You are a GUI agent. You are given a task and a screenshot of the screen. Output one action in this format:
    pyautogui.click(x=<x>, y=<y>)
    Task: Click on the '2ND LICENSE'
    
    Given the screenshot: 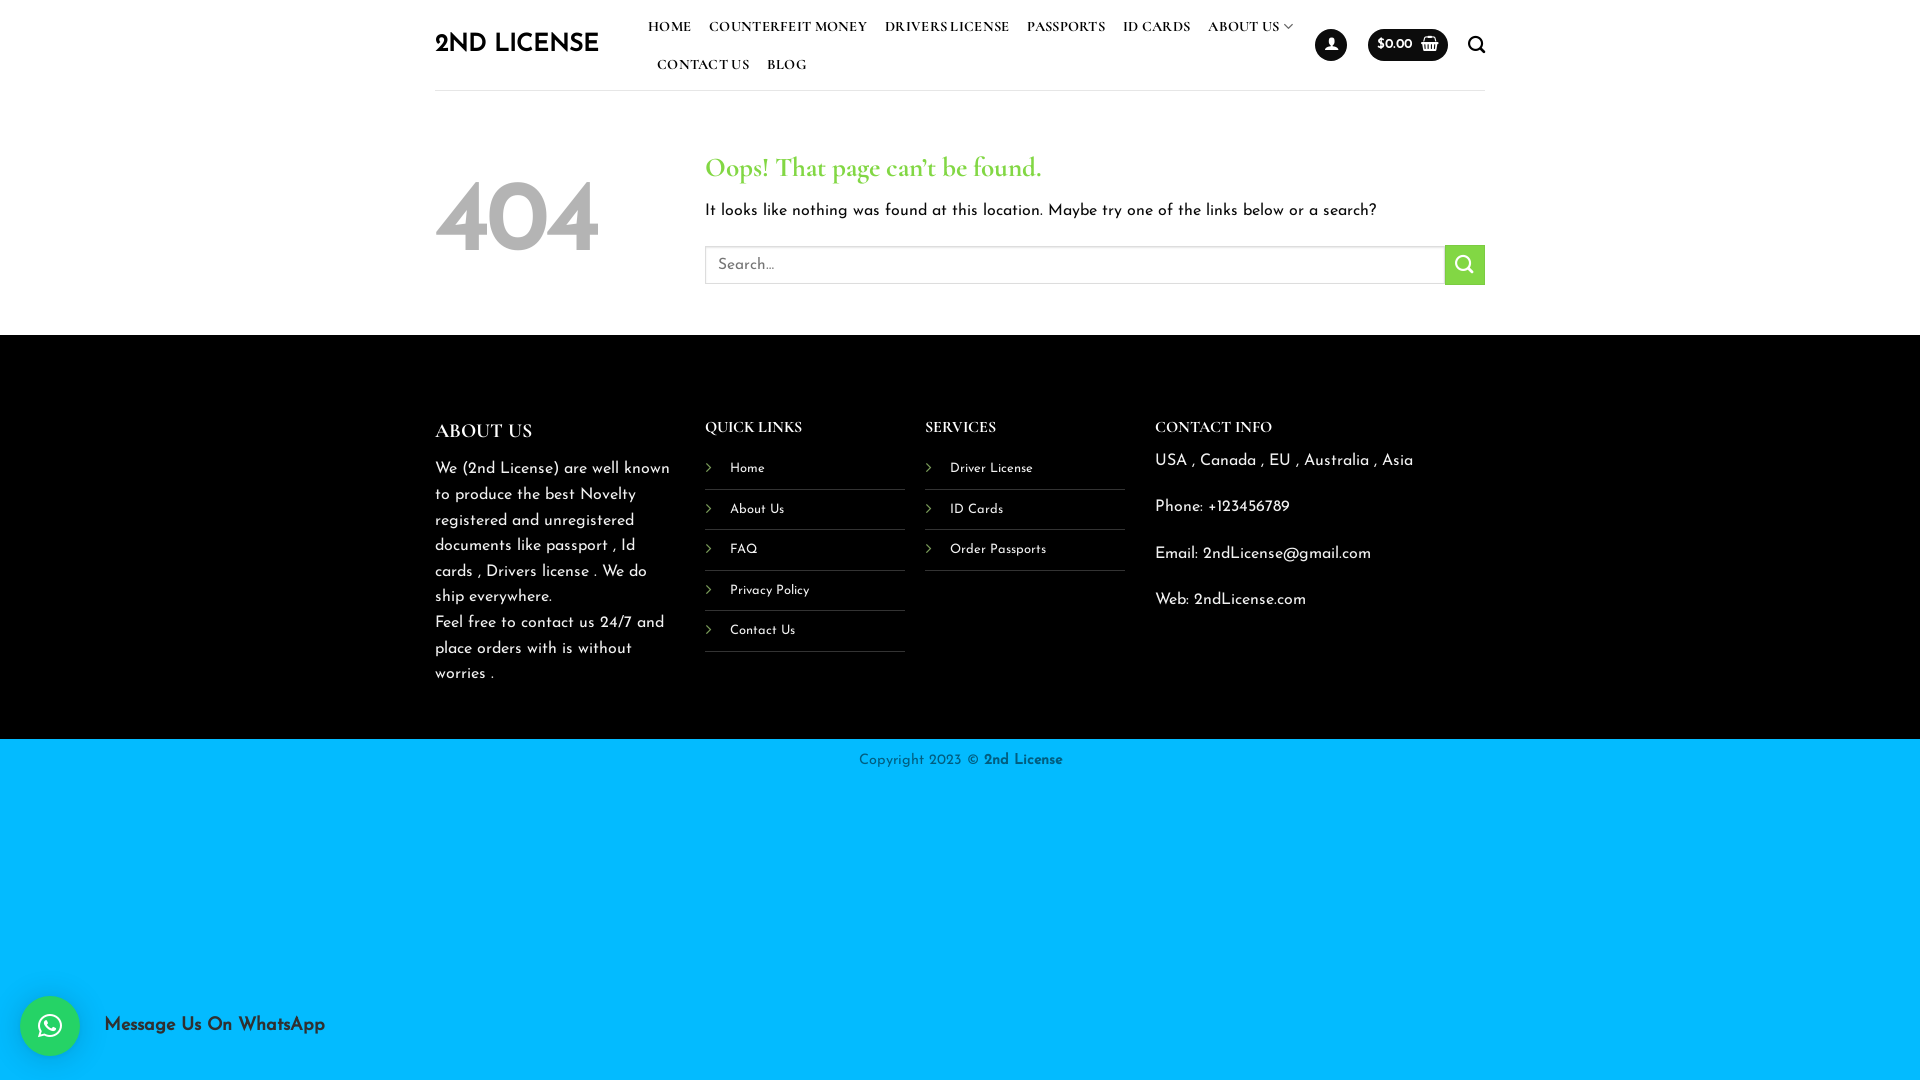 What is the action you would take?
    pyautogui.click(x=434, y=45)
    